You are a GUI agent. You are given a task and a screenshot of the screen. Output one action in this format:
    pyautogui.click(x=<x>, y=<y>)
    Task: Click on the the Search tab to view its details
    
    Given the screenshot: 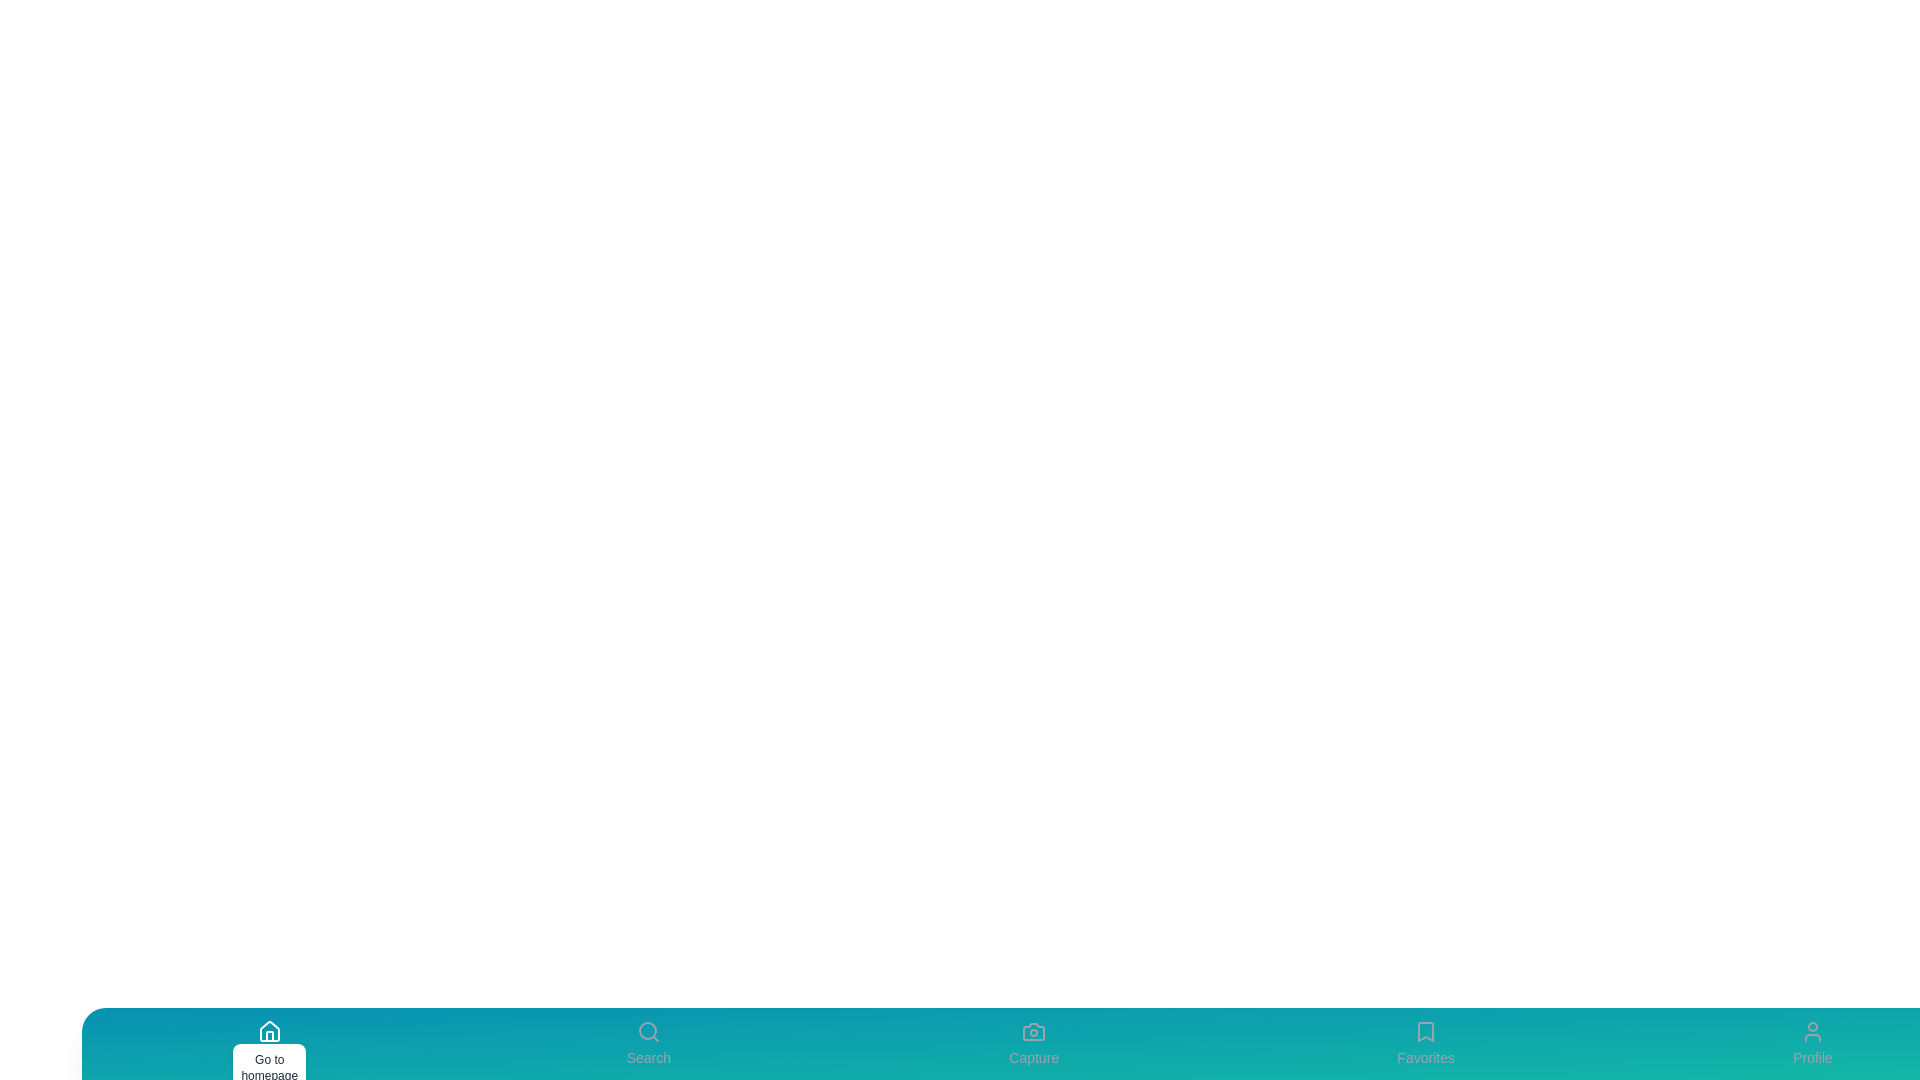 What is the action you would take?
    pyautogui.click(x=648, y=1043)
    